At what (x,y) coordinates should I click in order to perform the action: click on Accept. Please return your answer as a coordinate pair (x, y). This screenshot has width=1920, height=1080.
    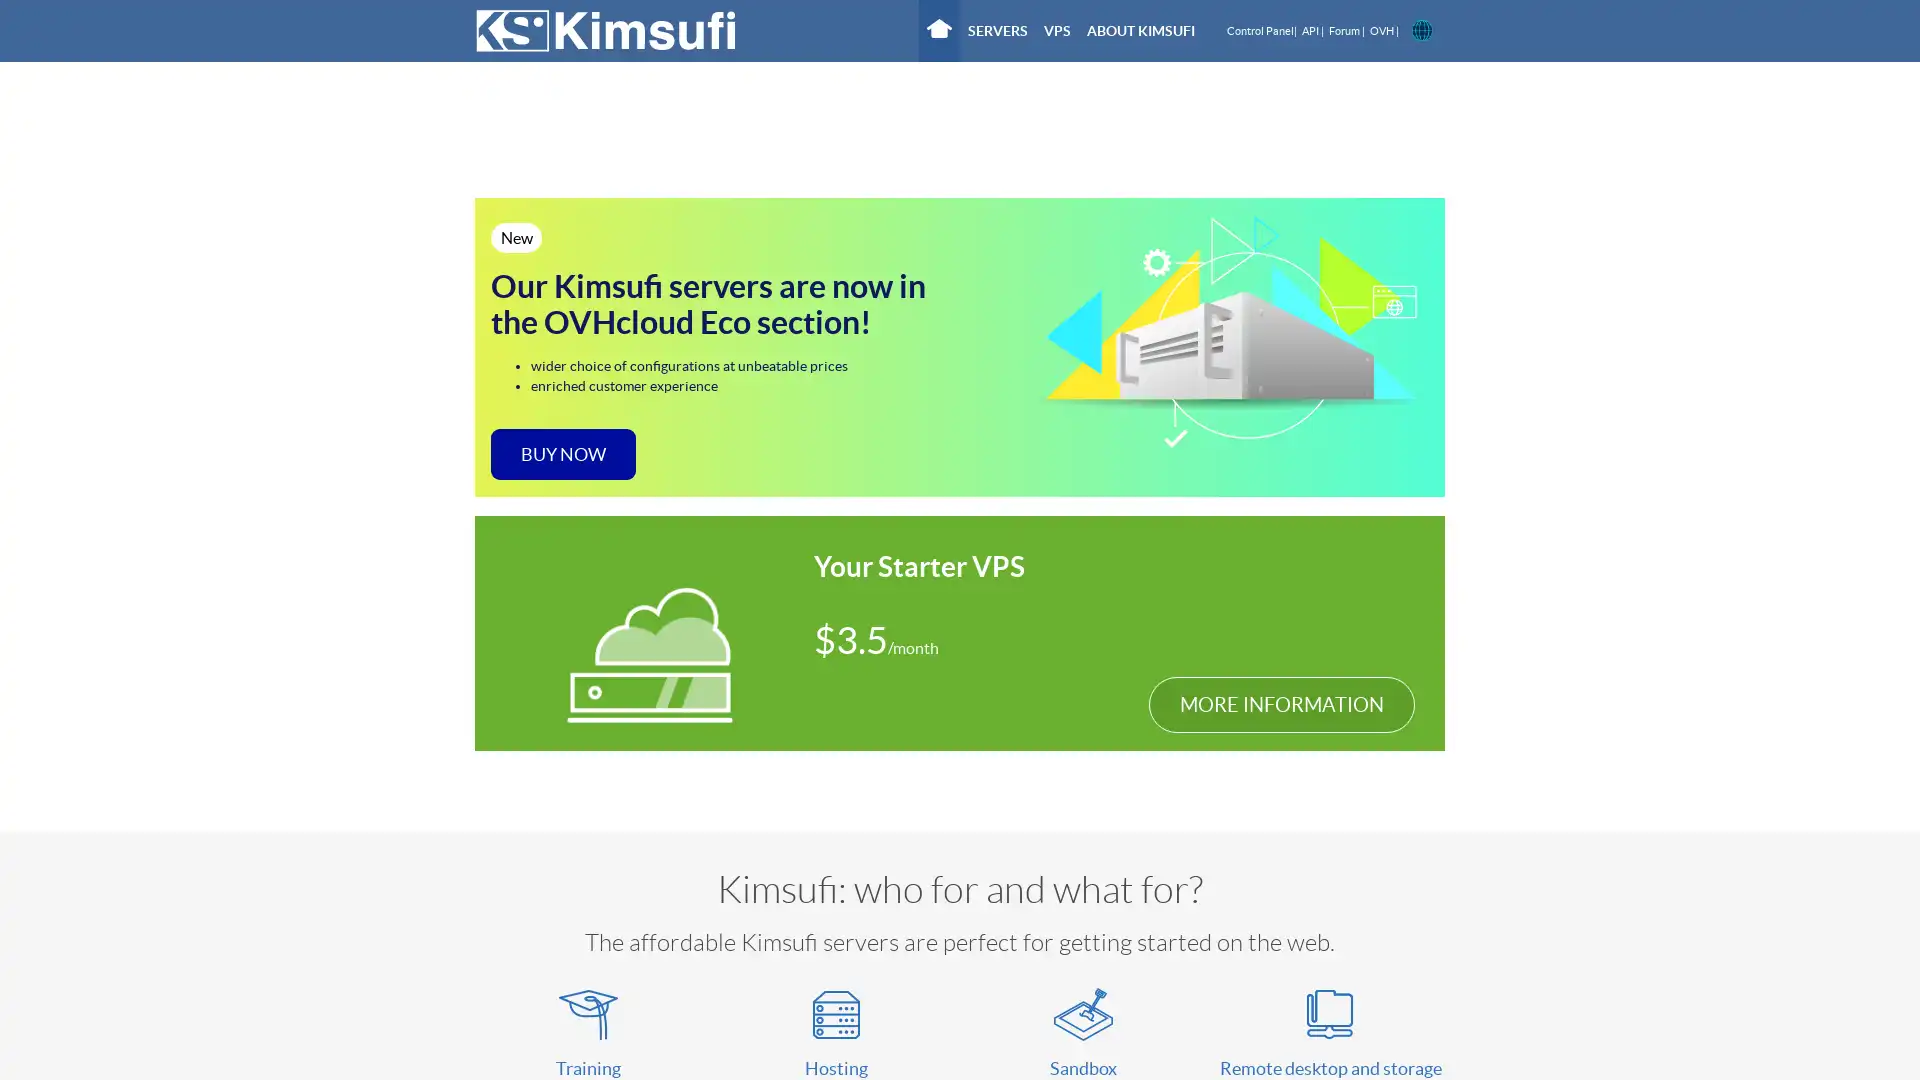
    Looking at the image, I should click on (1282, 493).